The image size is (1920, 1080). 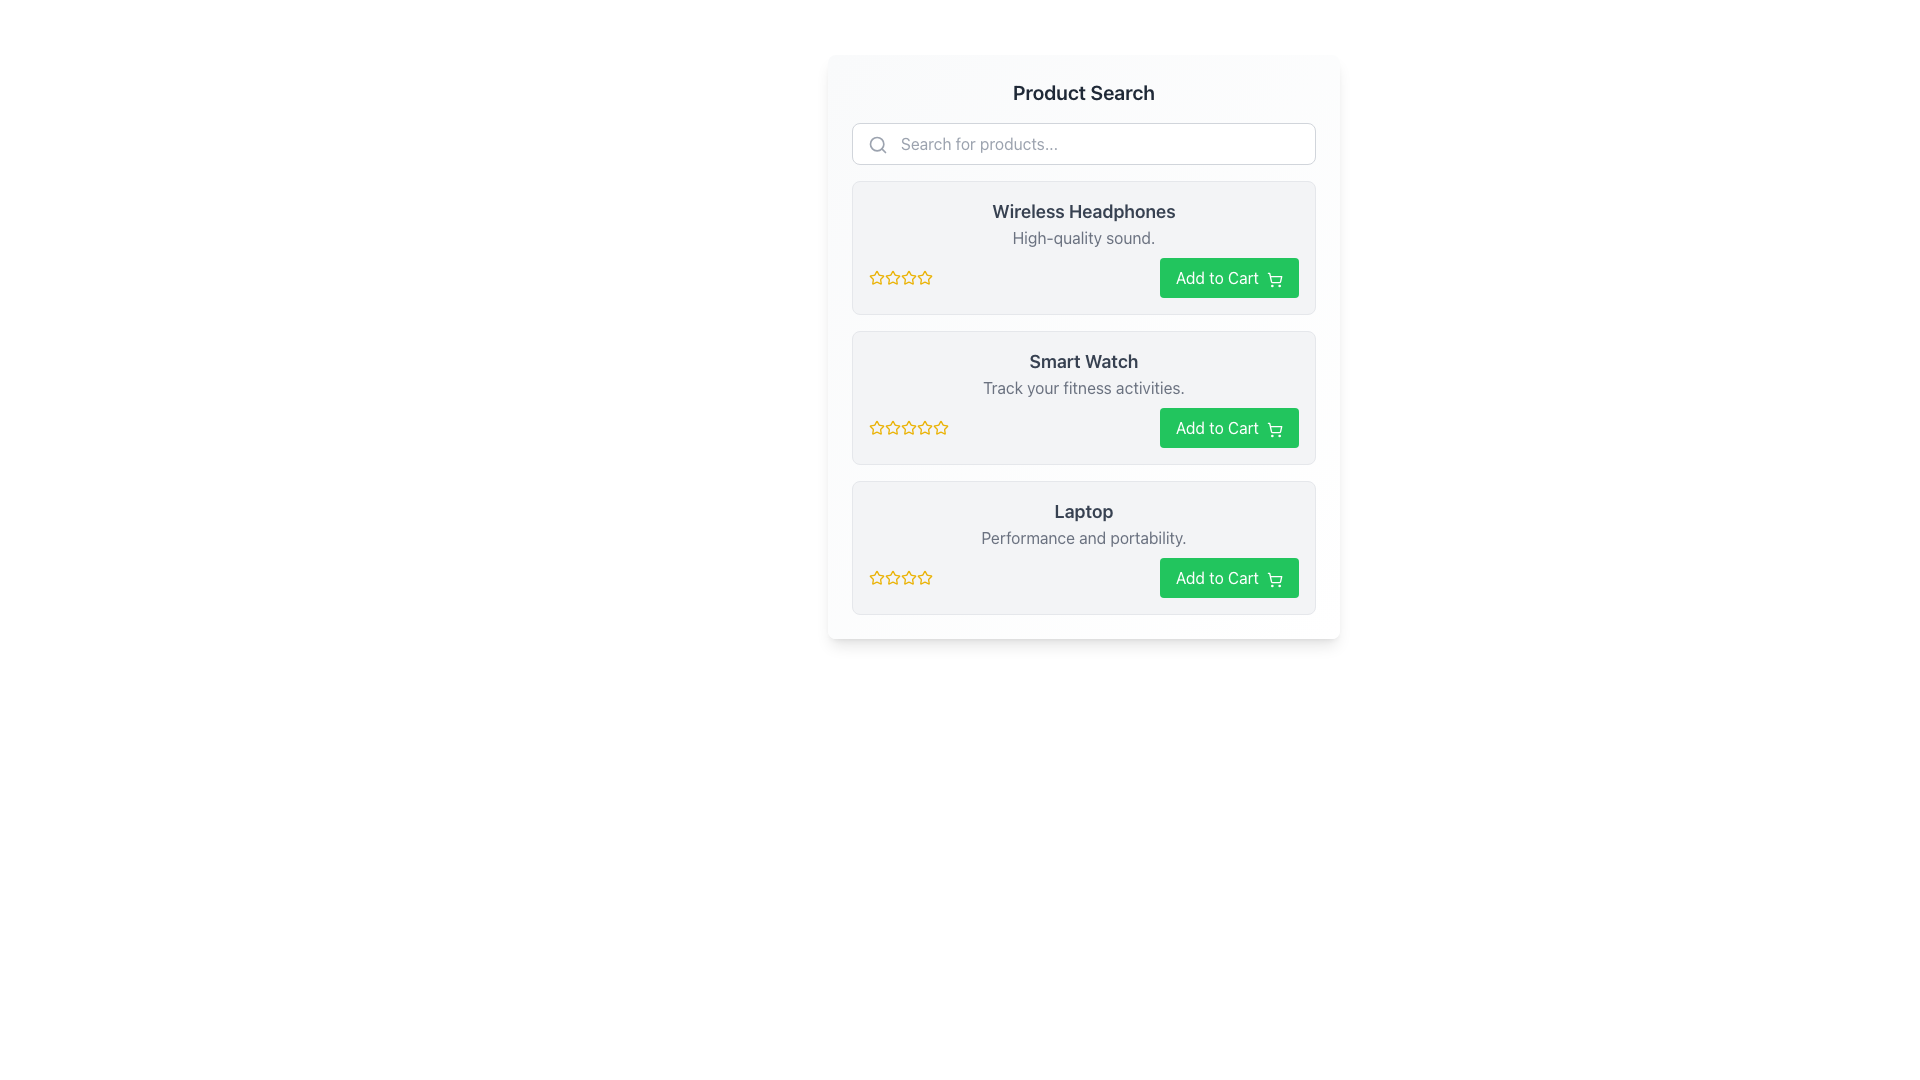 I want to click on the second star in the rating area for the 'Laptop' product, so click(x=891, y=578).